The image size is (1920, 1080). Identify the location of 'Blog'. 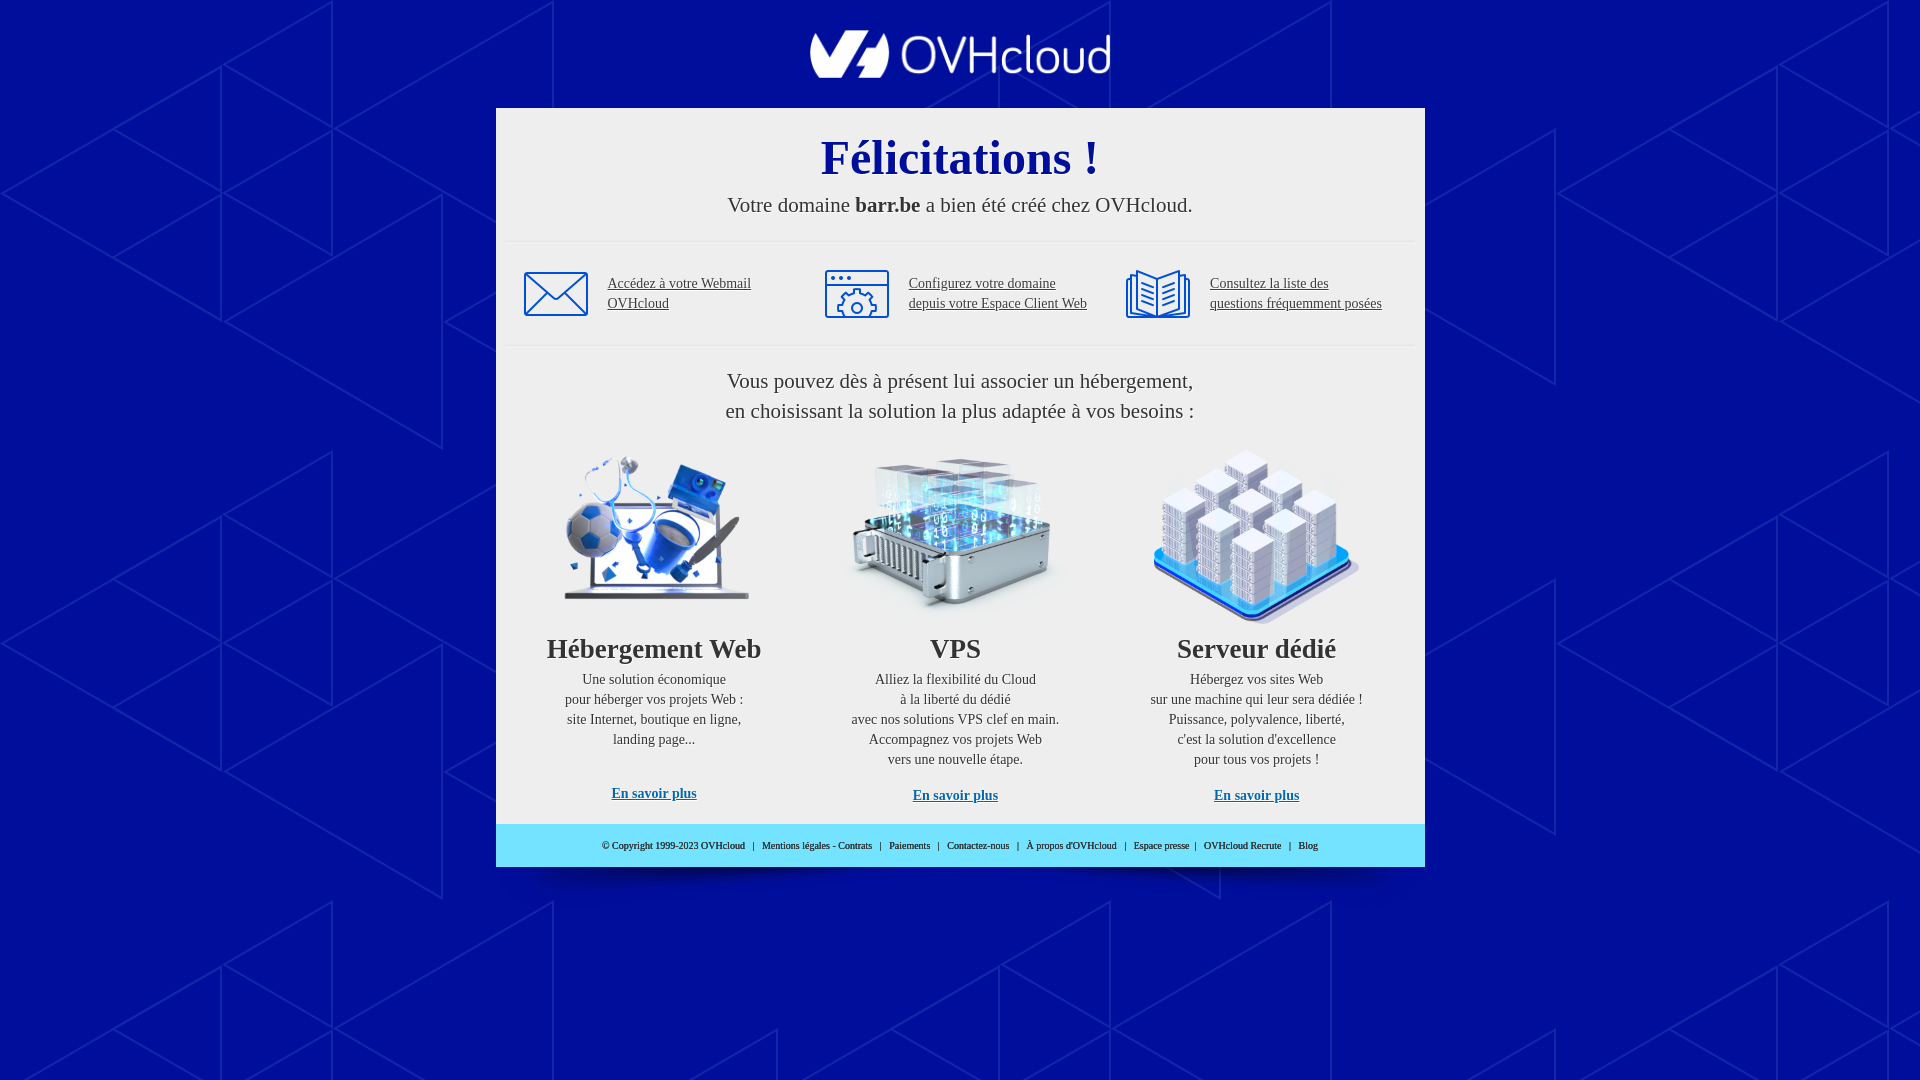
(1308, 845).